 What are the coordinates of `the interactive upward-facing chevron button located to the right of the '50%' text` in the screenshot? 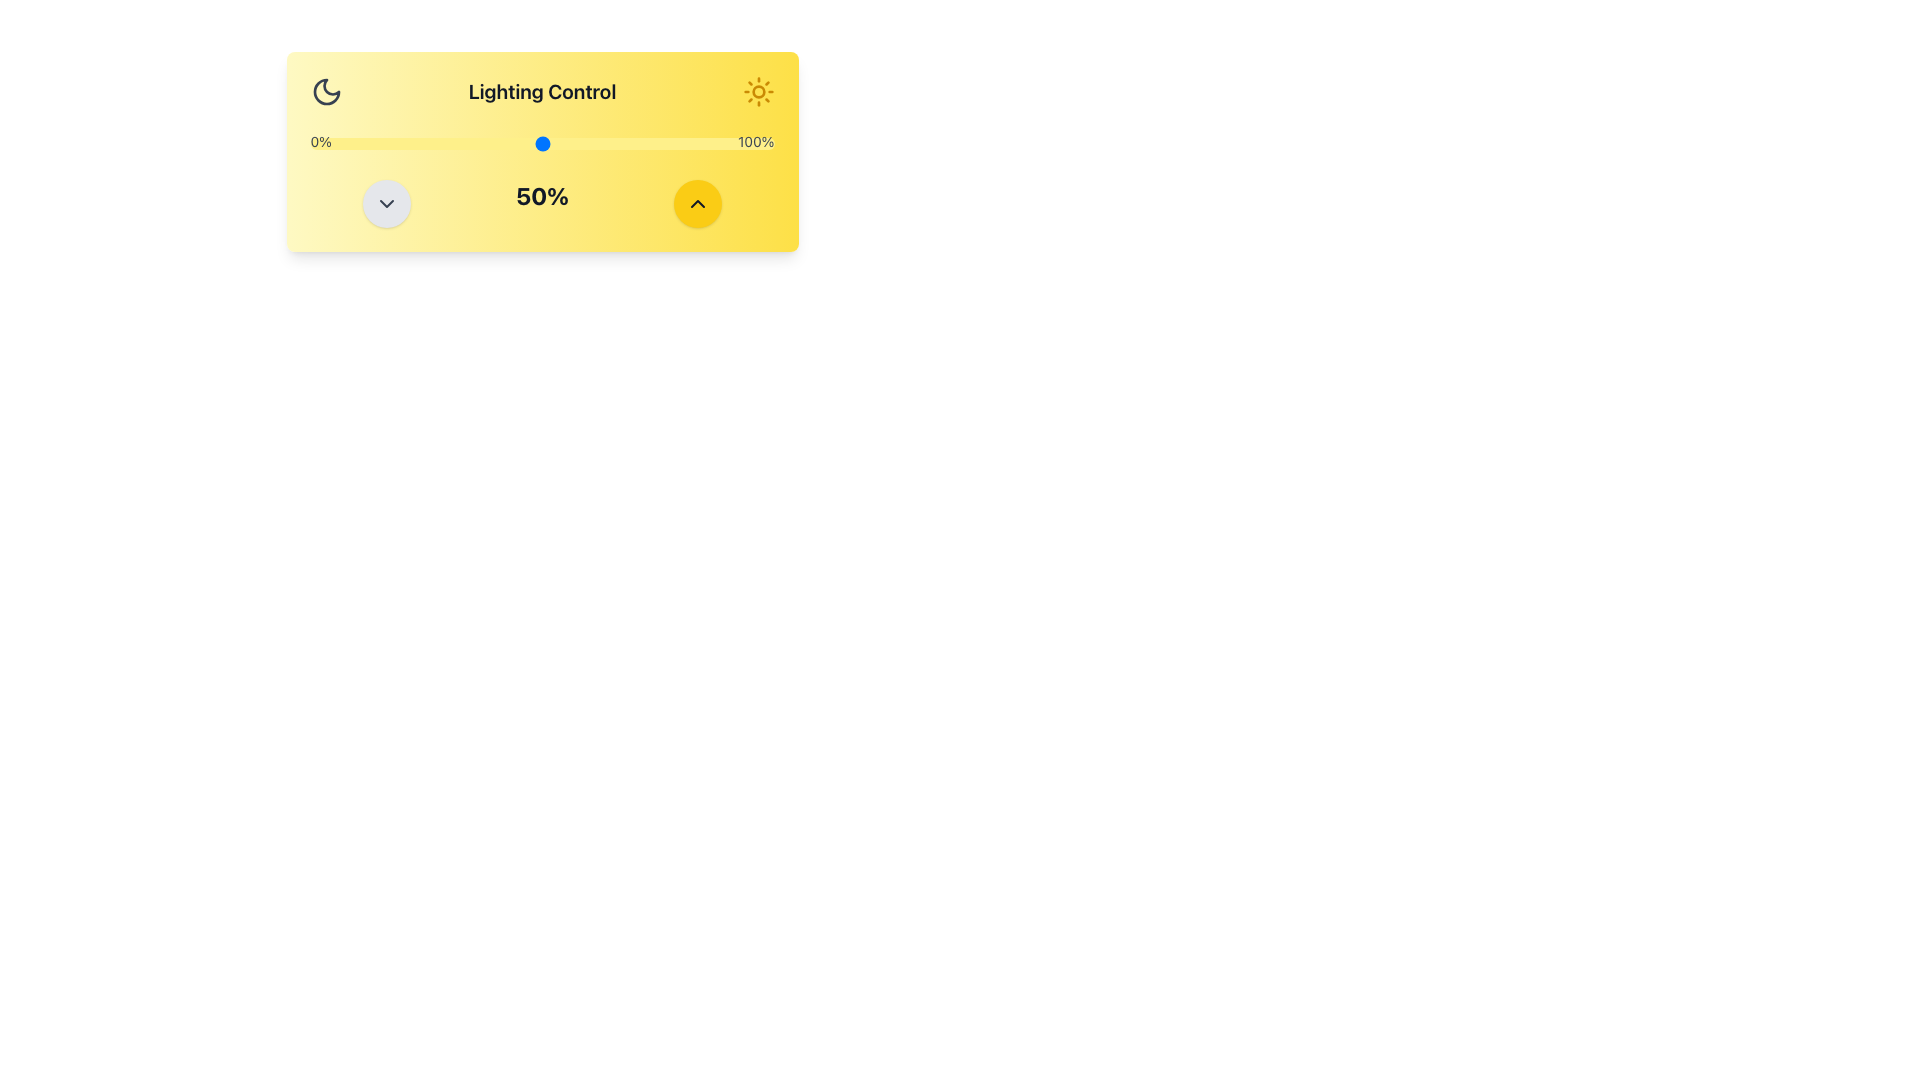 It's located at (698, 204).